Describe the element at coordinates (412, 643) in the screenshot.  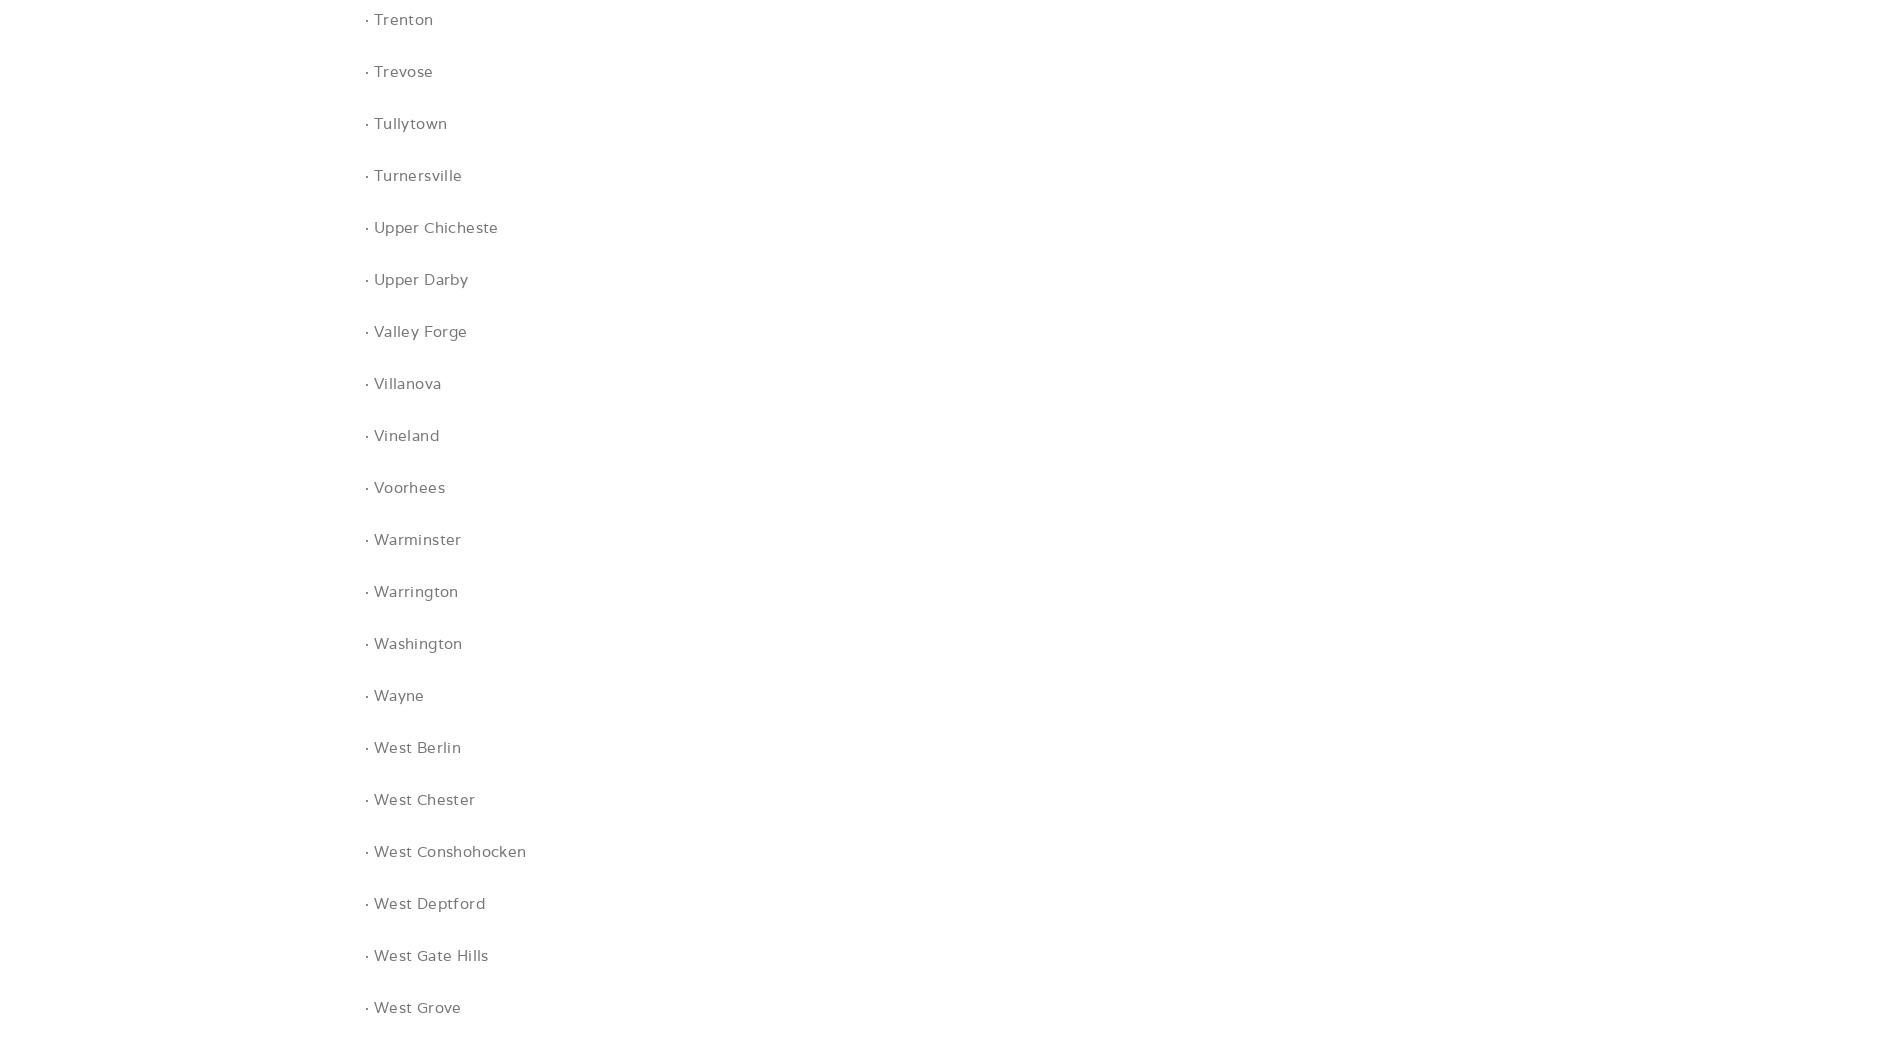
I see `'· Washington'` at that location.